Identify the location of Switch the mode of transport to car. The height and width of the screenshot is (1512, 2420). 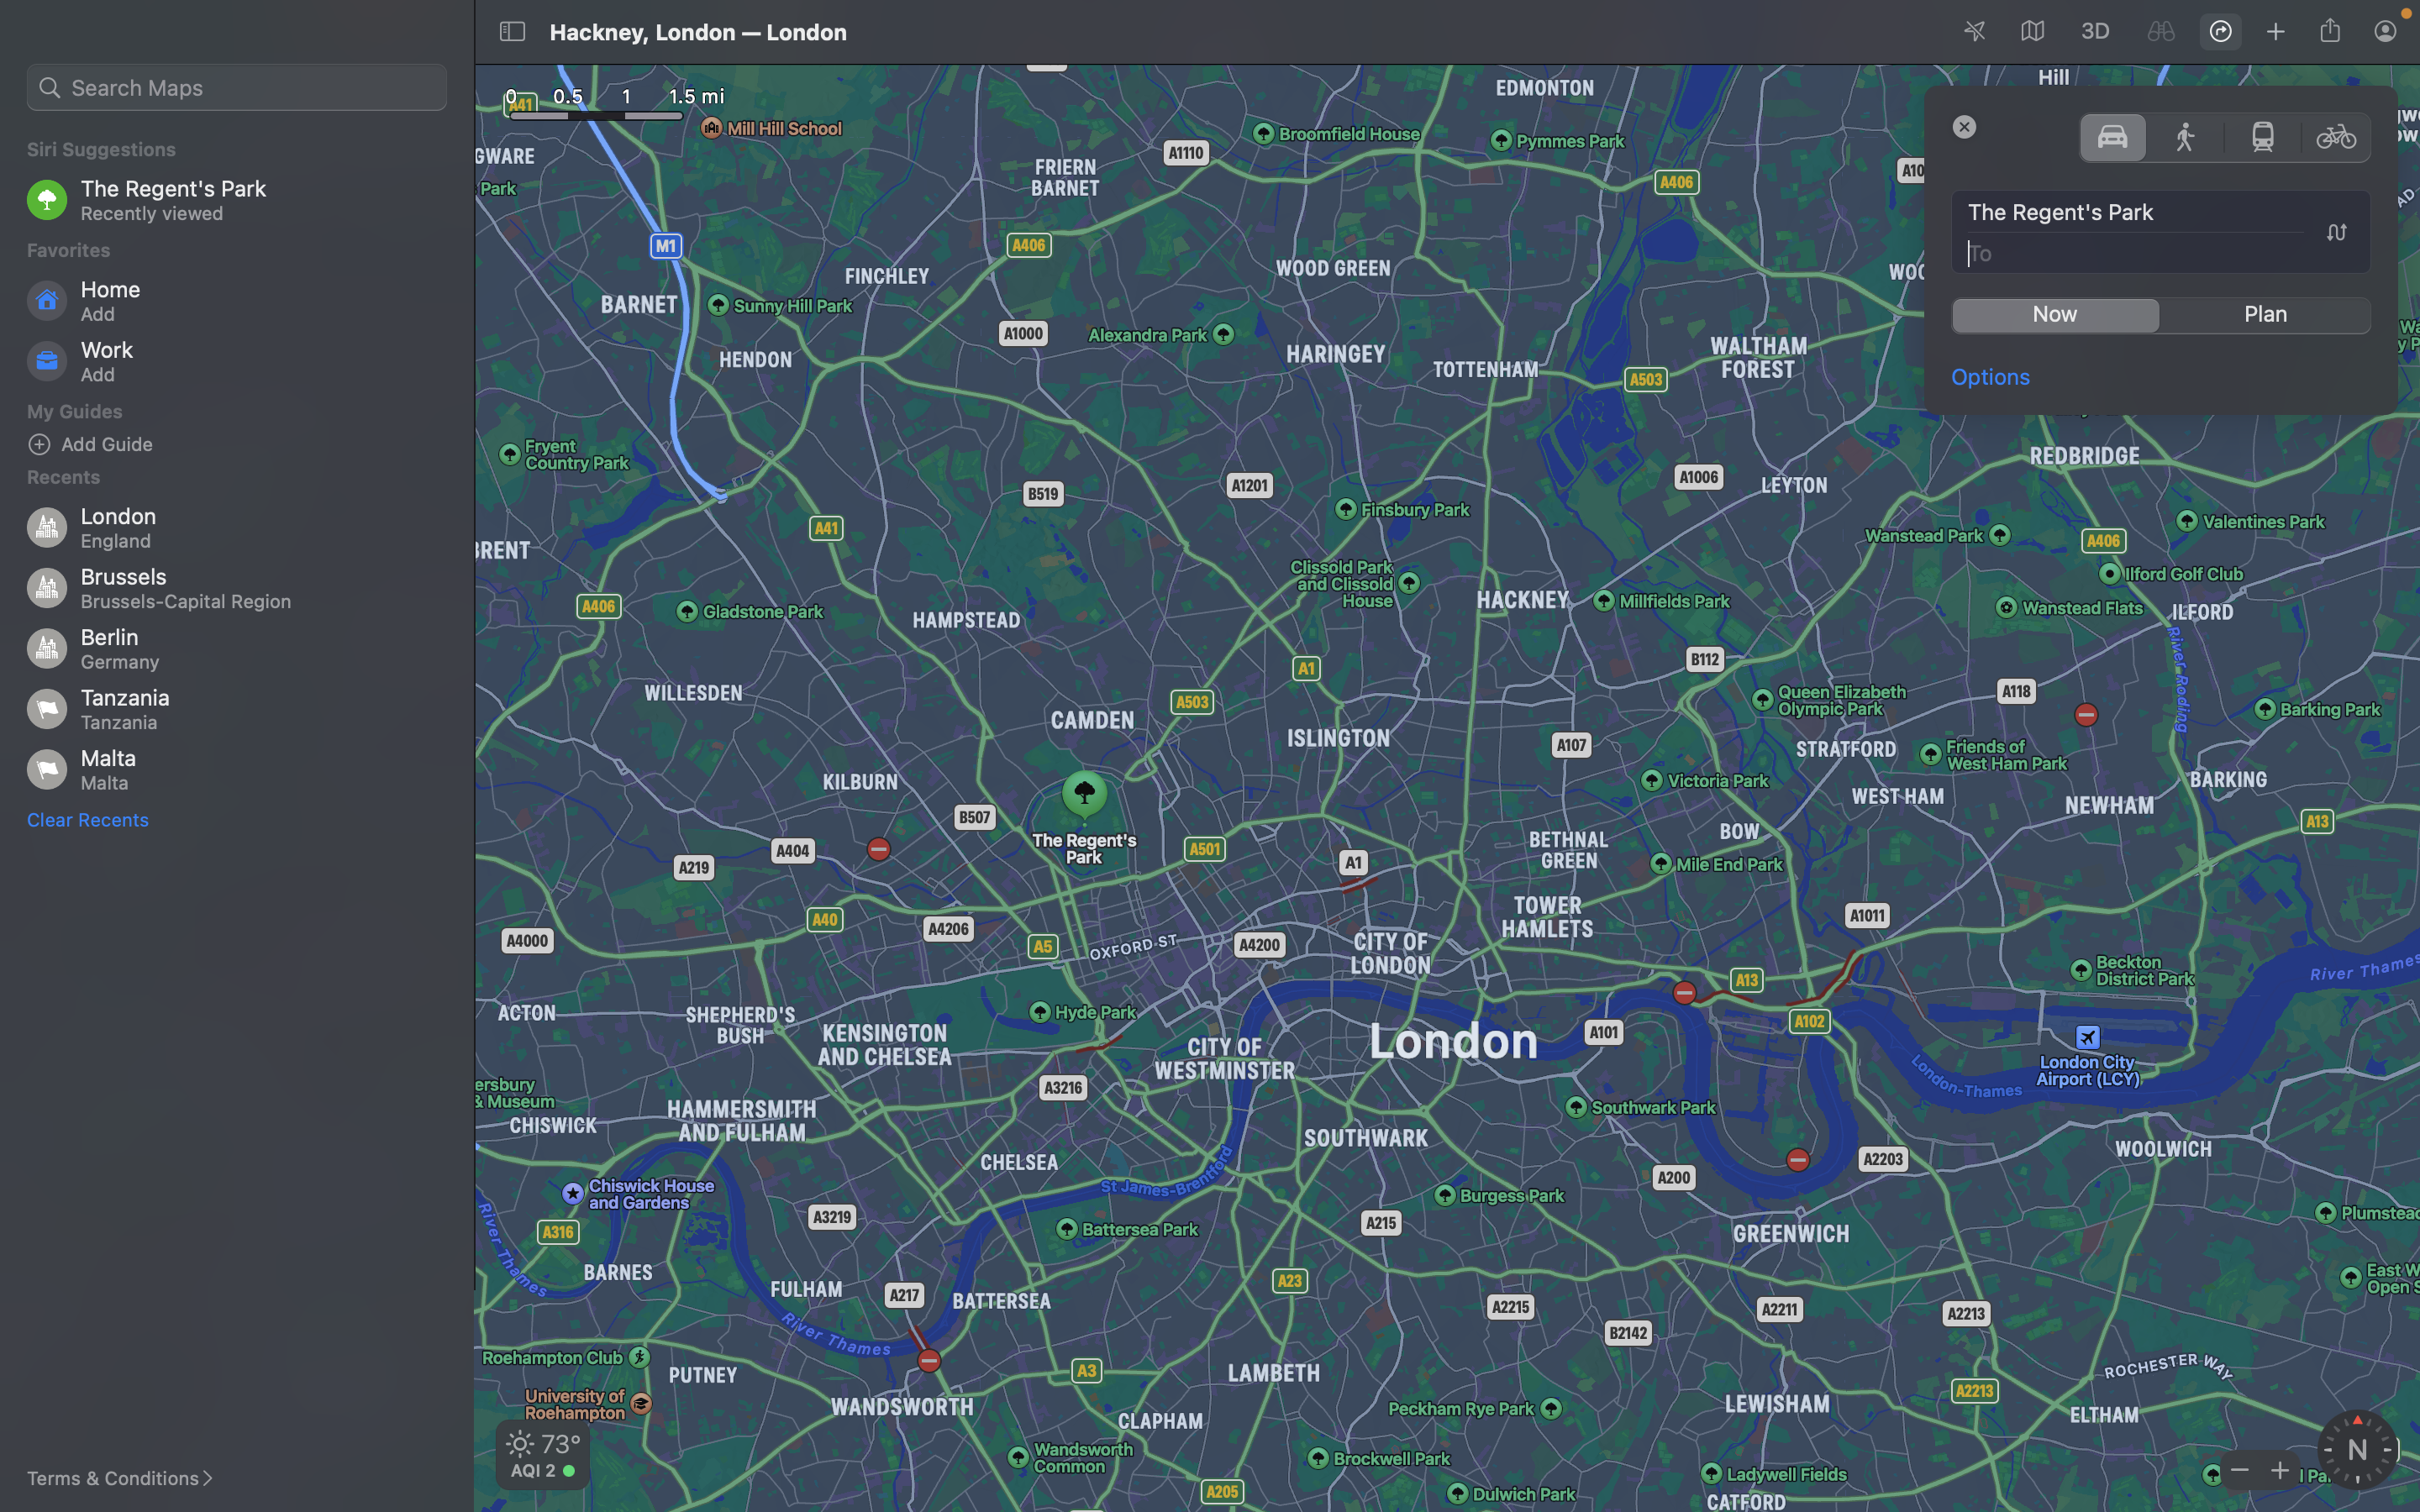
(2112, 135).